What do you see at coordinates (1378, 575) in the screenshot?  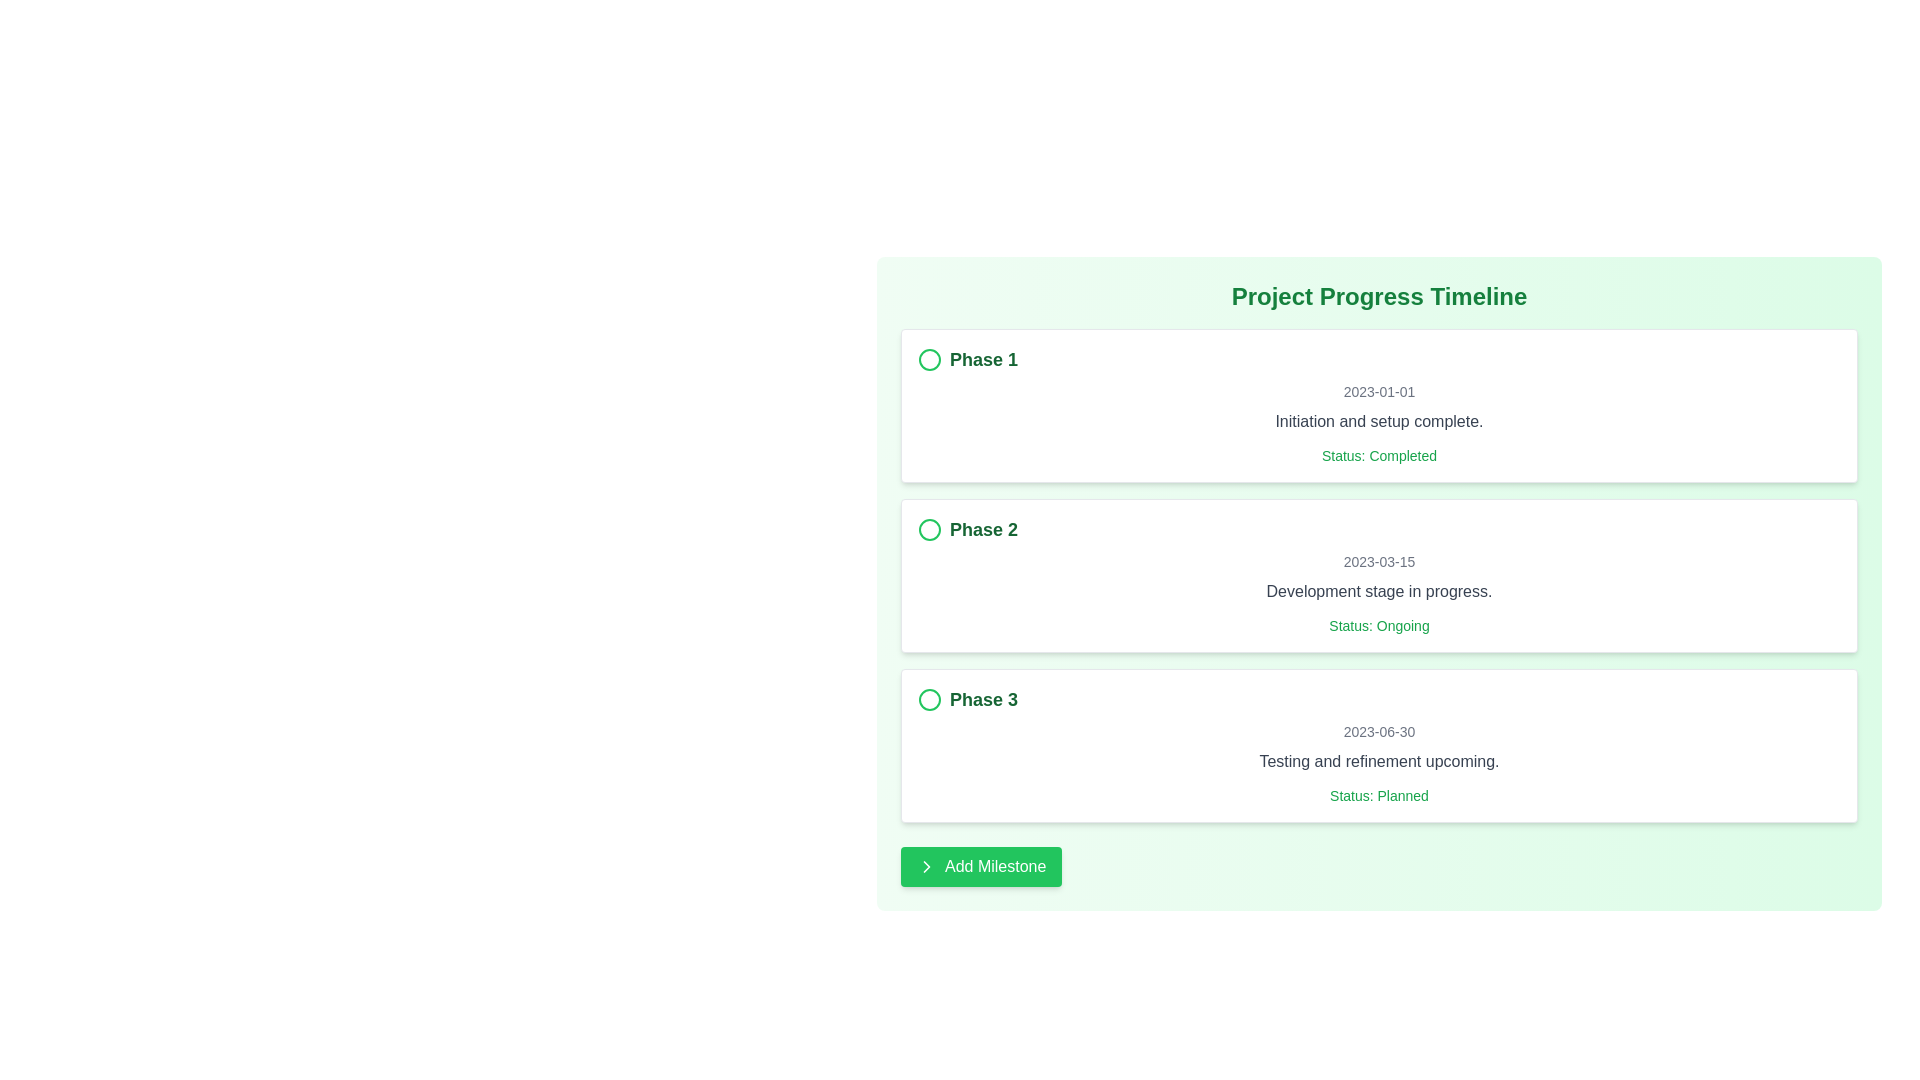 I see `the second card in the vertical list that displays progress milestone details for the 'Phase 2' task` at bounding box center [1378, 575].